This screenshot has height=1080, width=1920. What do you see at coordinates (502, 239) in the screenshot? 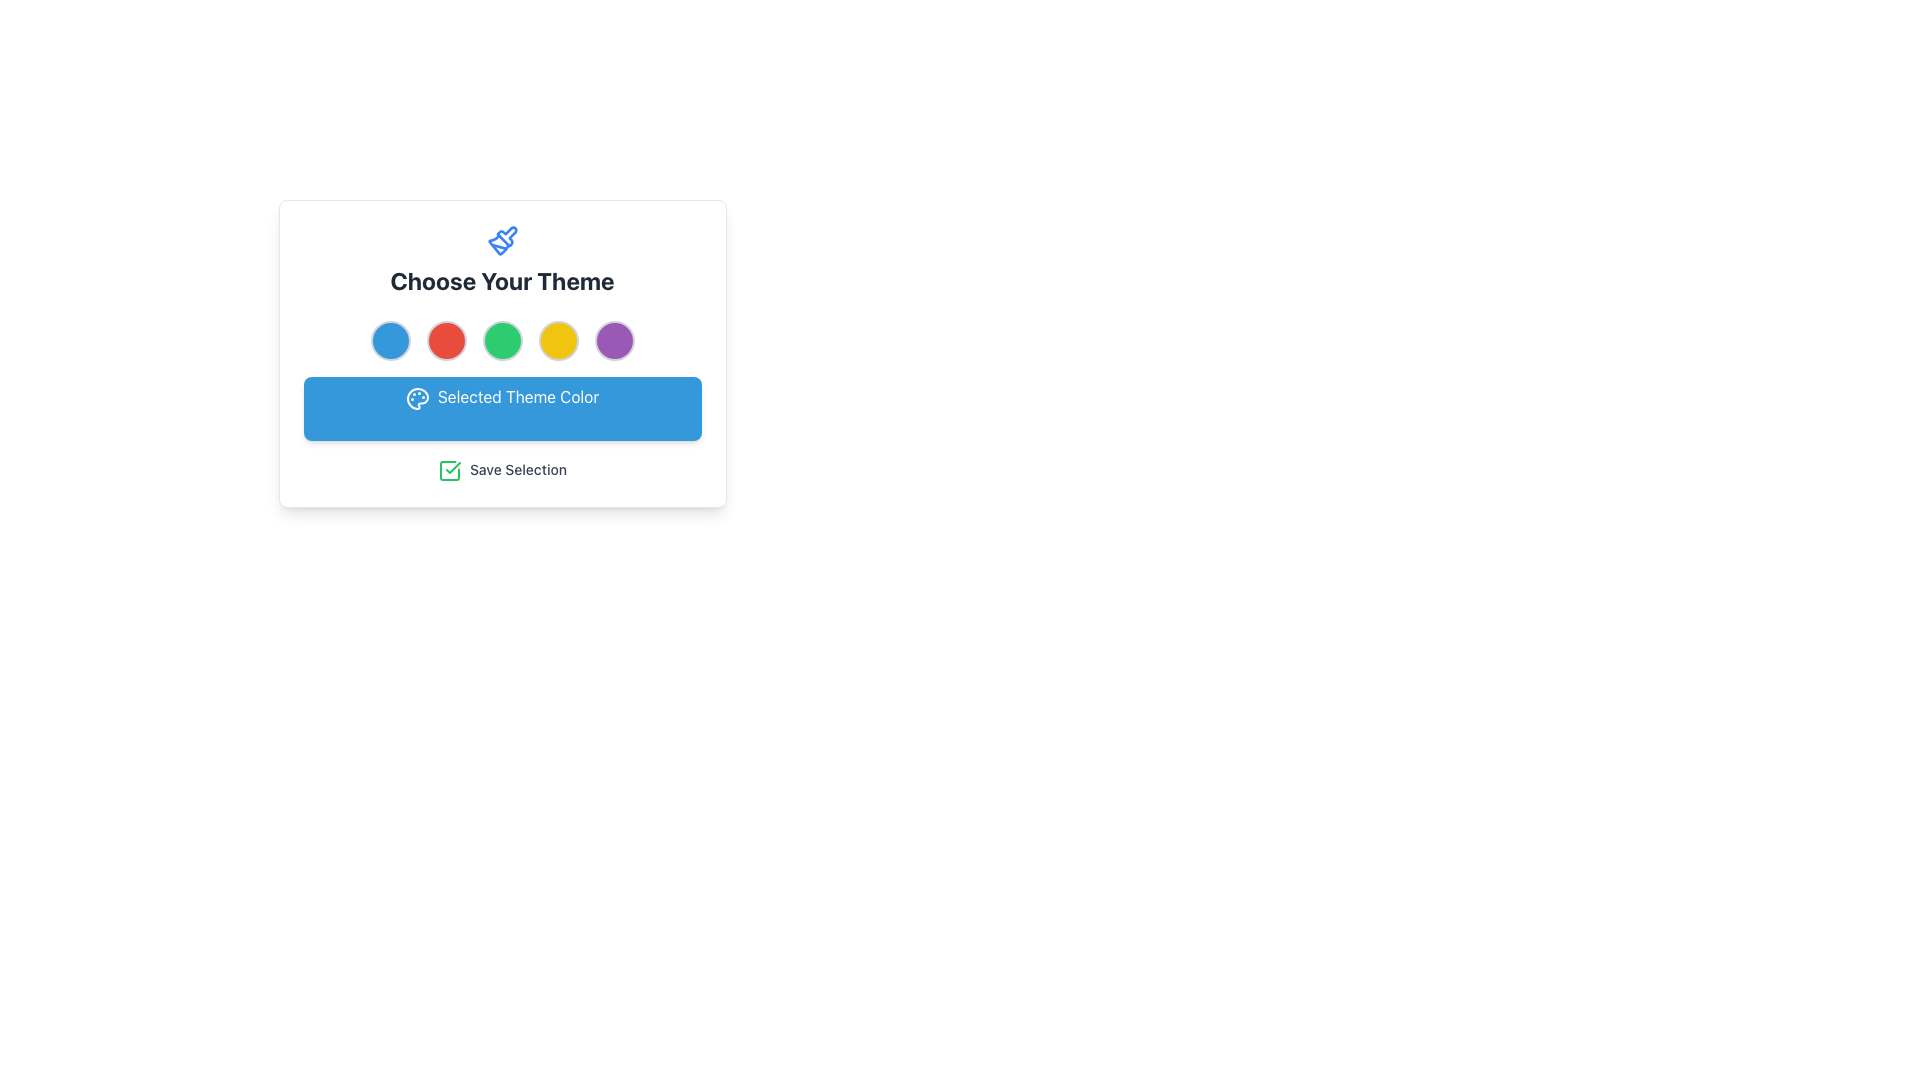
I see `the paintbrush icon that visually represents the theme selection functionality, located directly above the header text 'Choose Your Theme'` at bounding box center [502, 239].